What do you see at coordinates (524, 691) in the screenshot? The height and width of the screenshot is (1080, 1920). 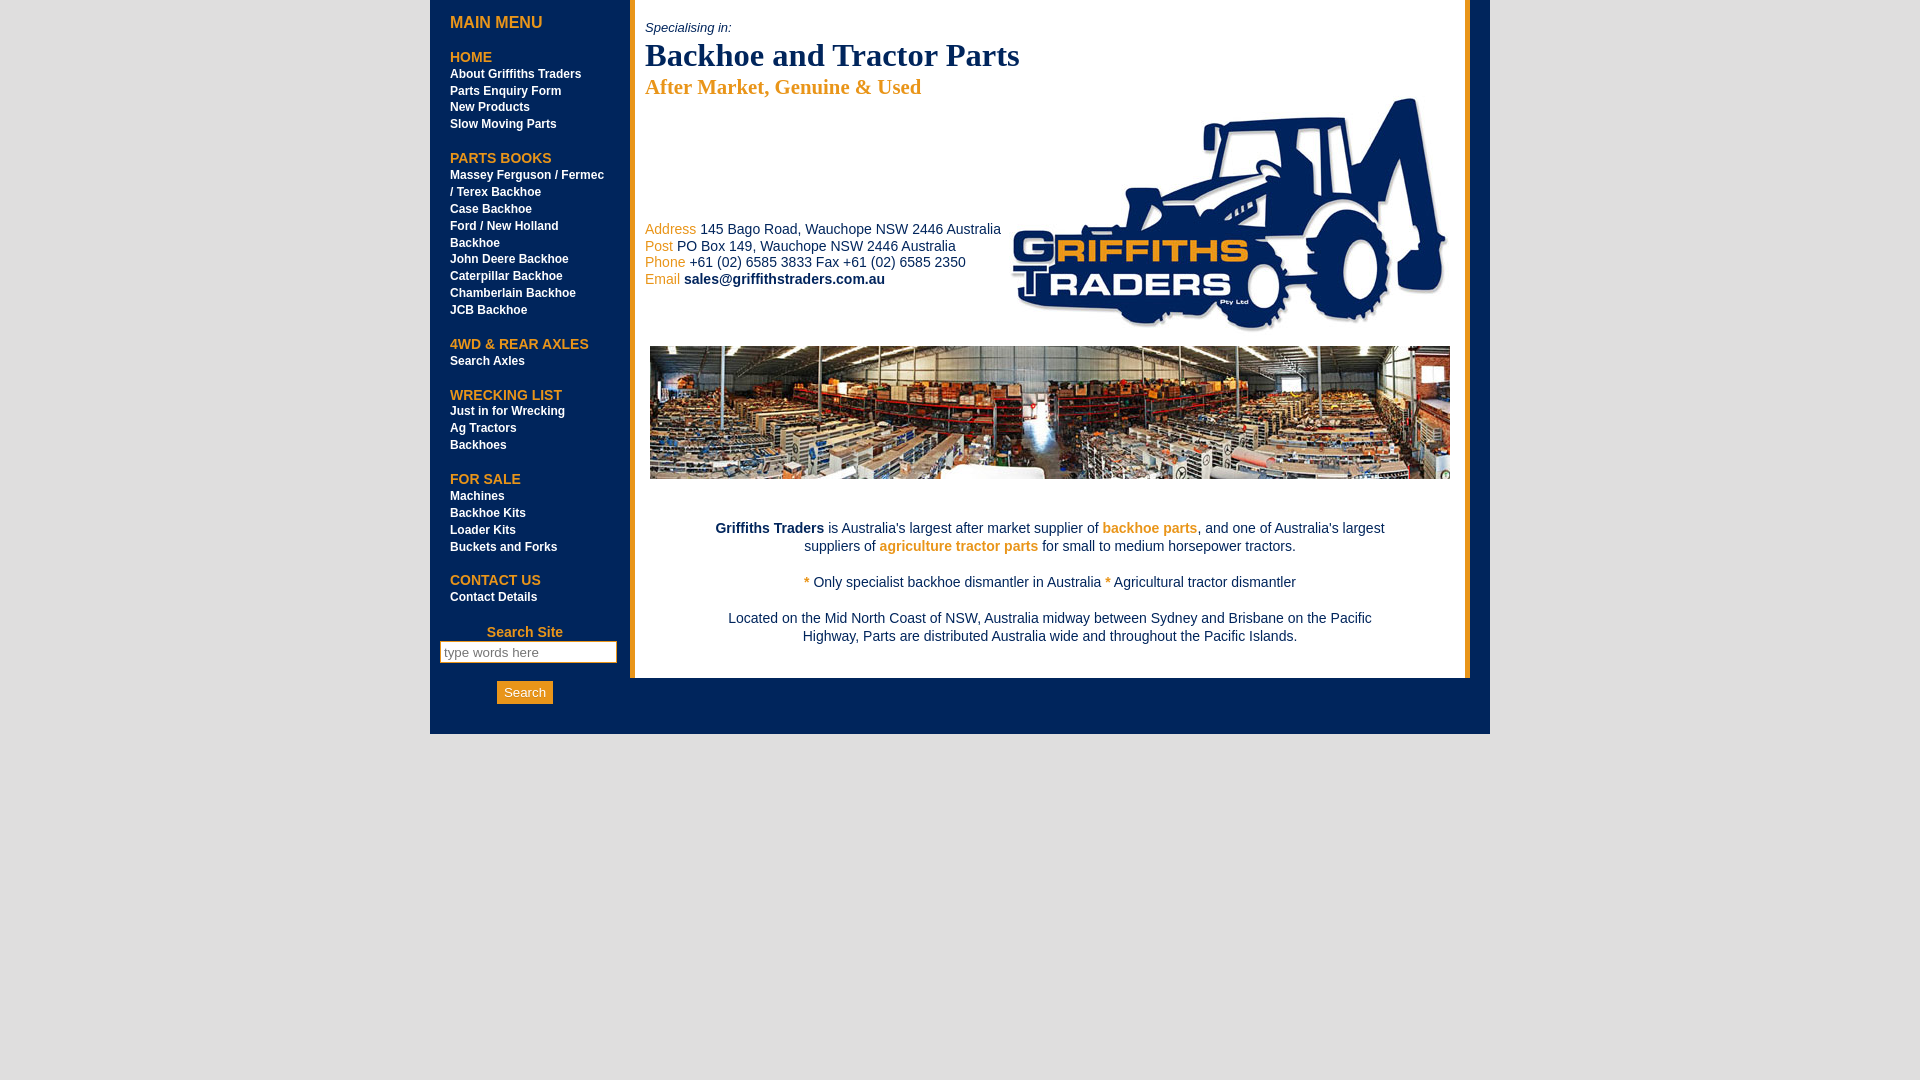 I see `'Search'` at bounding box center [524, 691].